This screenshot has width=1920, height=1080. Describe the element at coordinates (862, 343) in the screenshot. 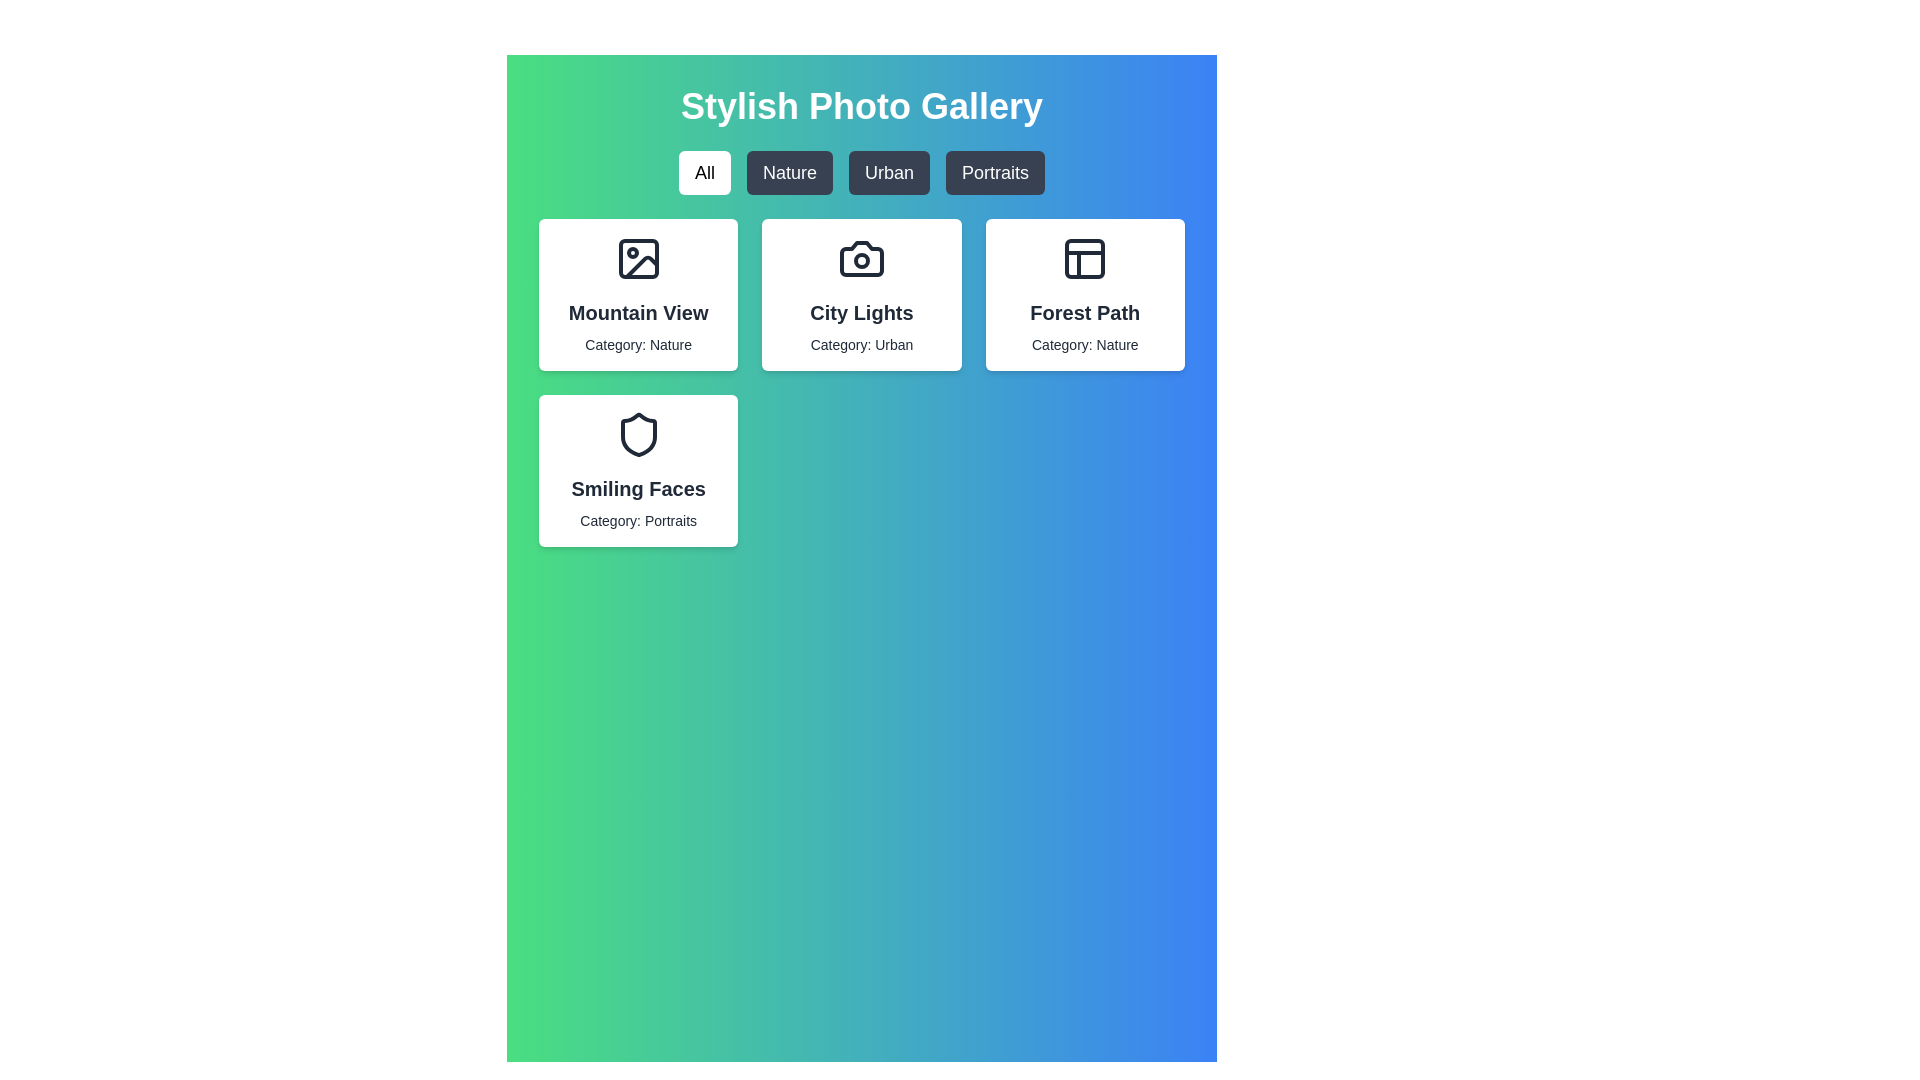

I see `the static text label displaying 'Category: Urban'` at that location.